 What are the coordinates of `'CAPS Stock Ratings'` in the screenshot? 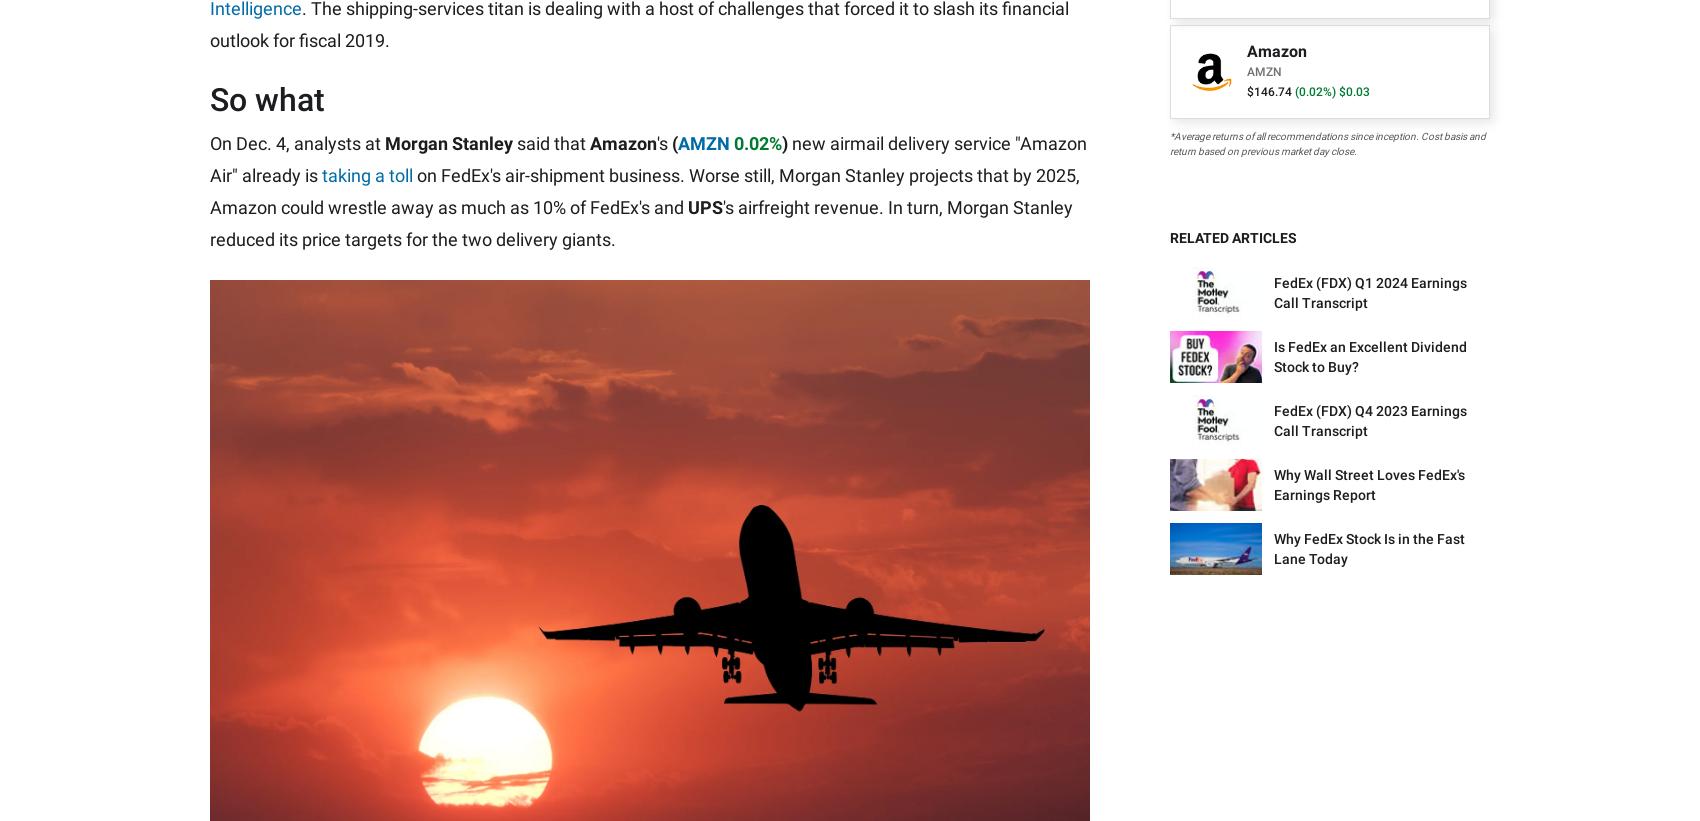 It's located at (1125, 268).